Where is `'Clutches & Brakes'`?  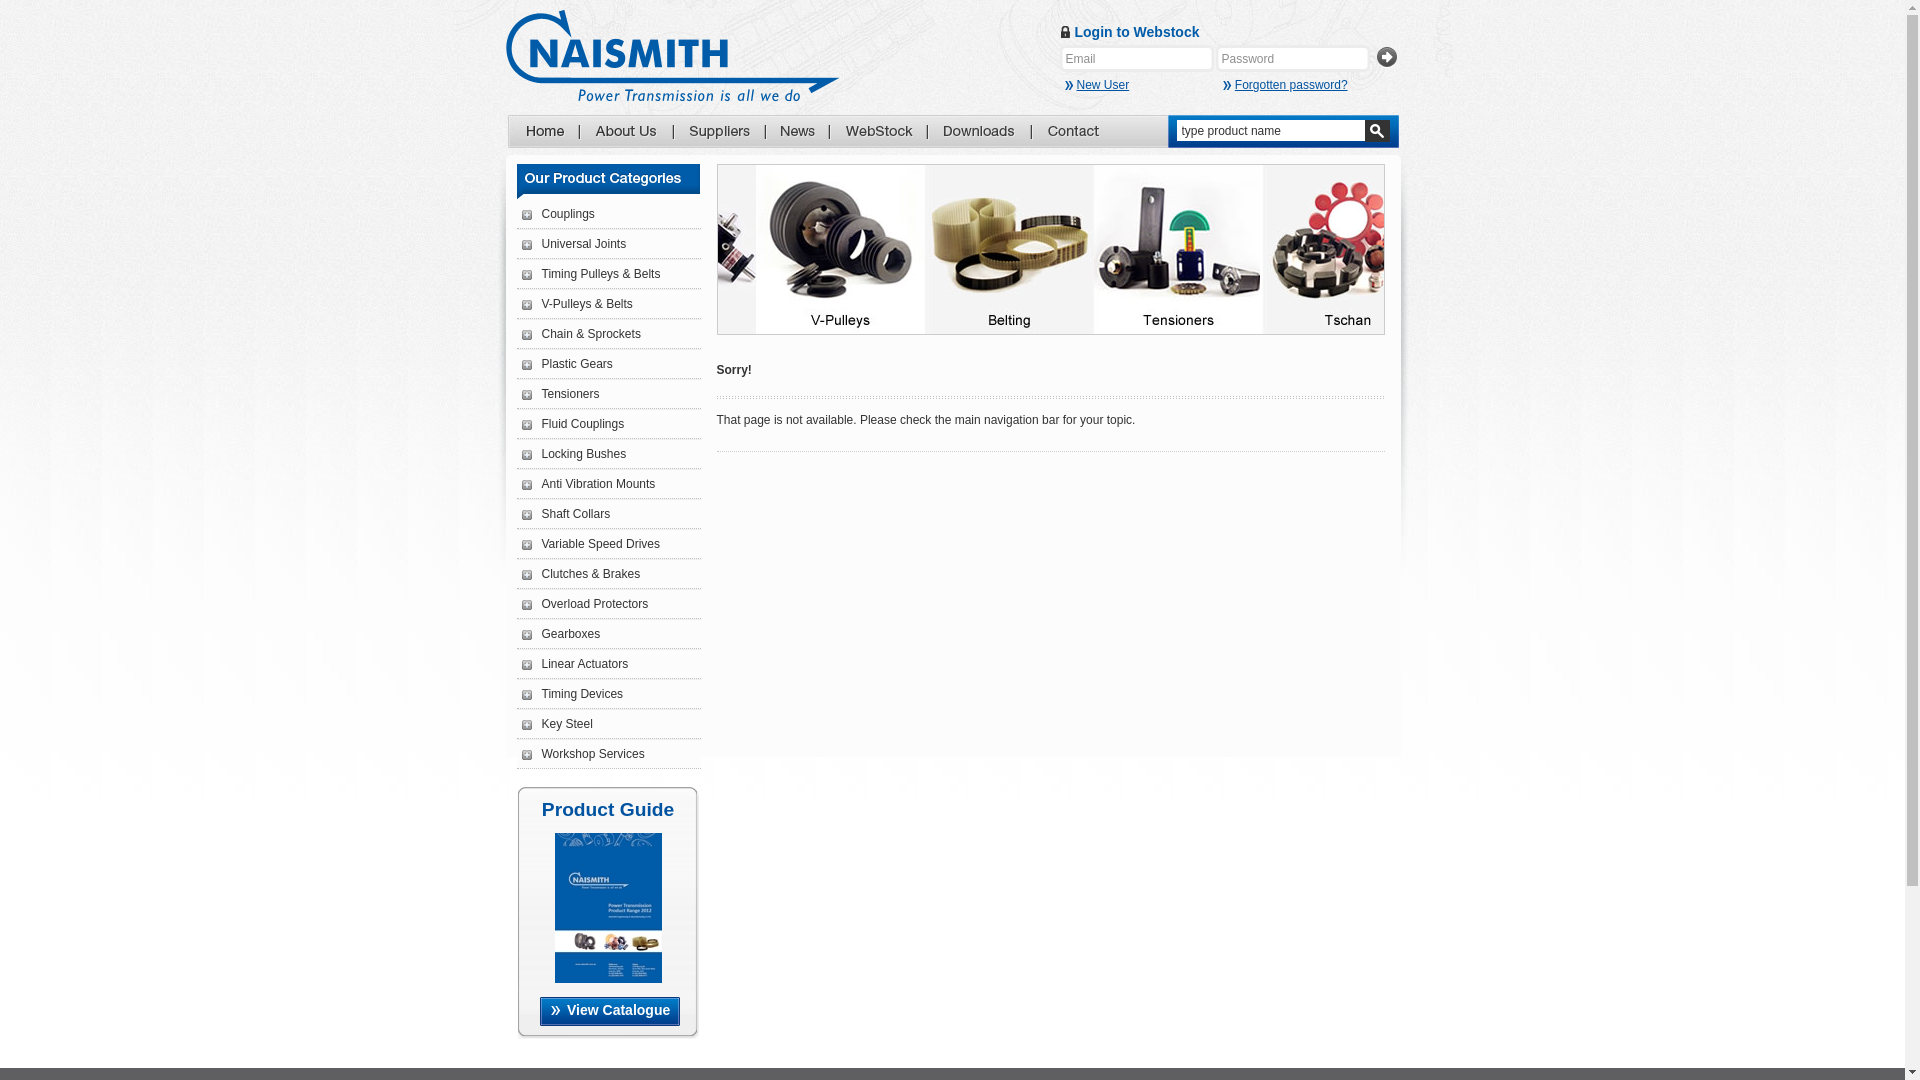
'Clutches & Brakes' is located at coordinates (522, 574).